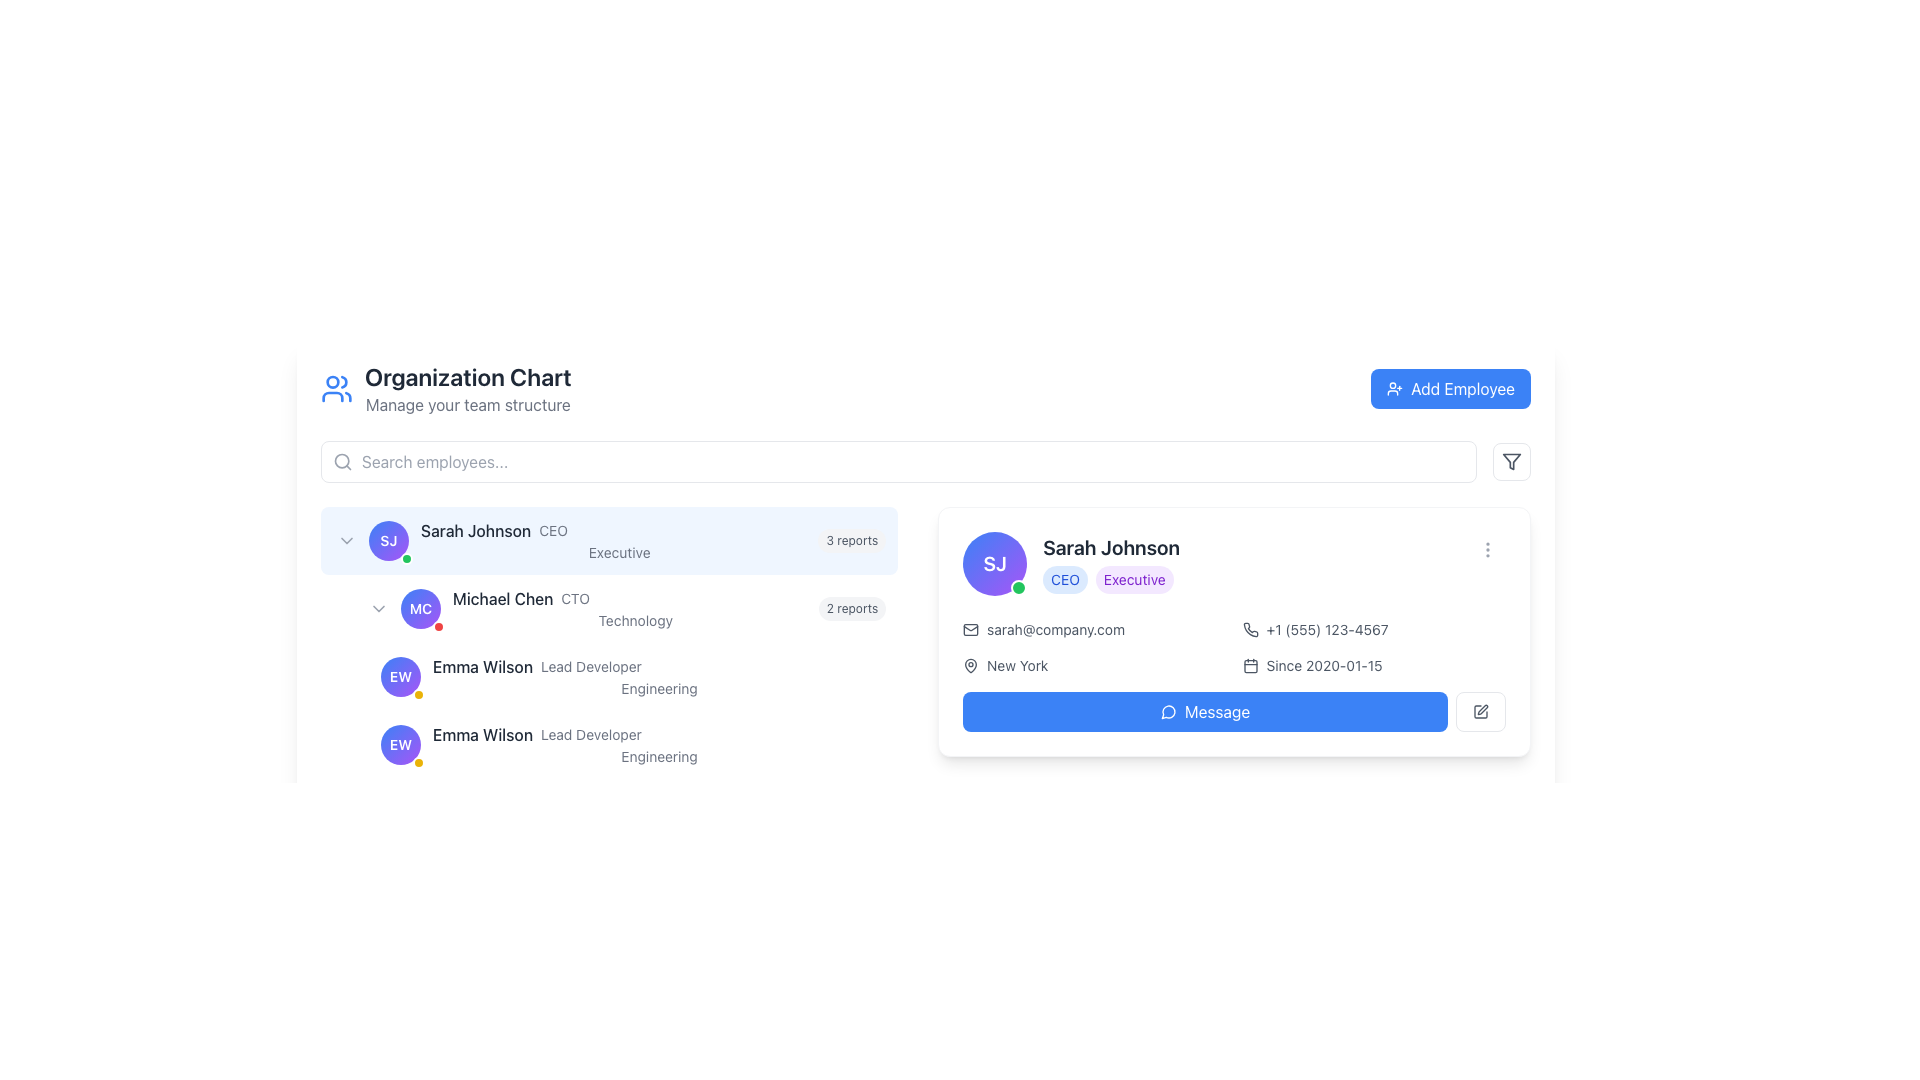 This screenshot has height=1080, width=1920. What do you see at coordinates (634, 608) in the screenshot?
I see `the text display element showing 'Michael Chen', titled 'CTO' in the Technology department, within the organizational chart` at bounding box center [634, 608].